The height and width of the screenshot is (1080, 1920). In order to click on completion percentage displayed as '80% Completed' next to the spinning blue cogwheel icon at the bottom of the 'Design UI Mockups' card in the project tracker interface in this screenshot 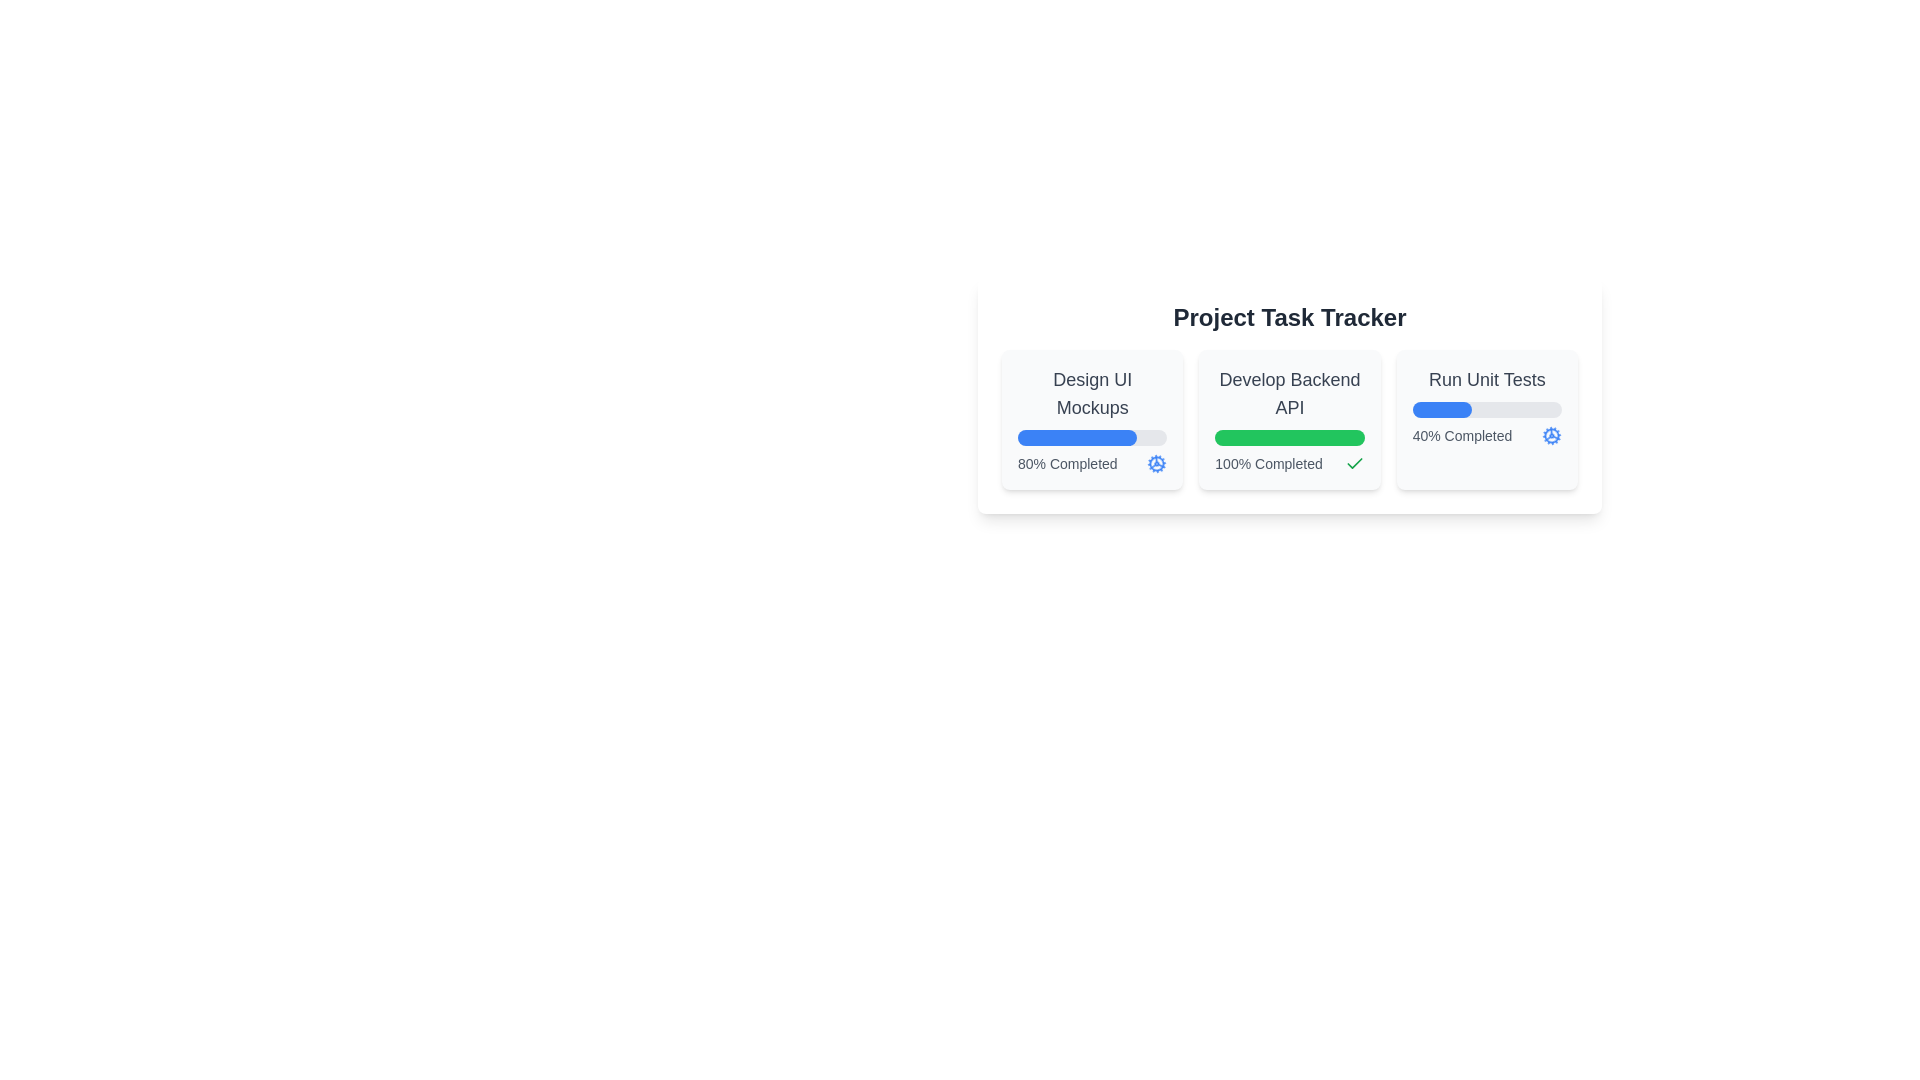, I will do `click(1091, 463)`.